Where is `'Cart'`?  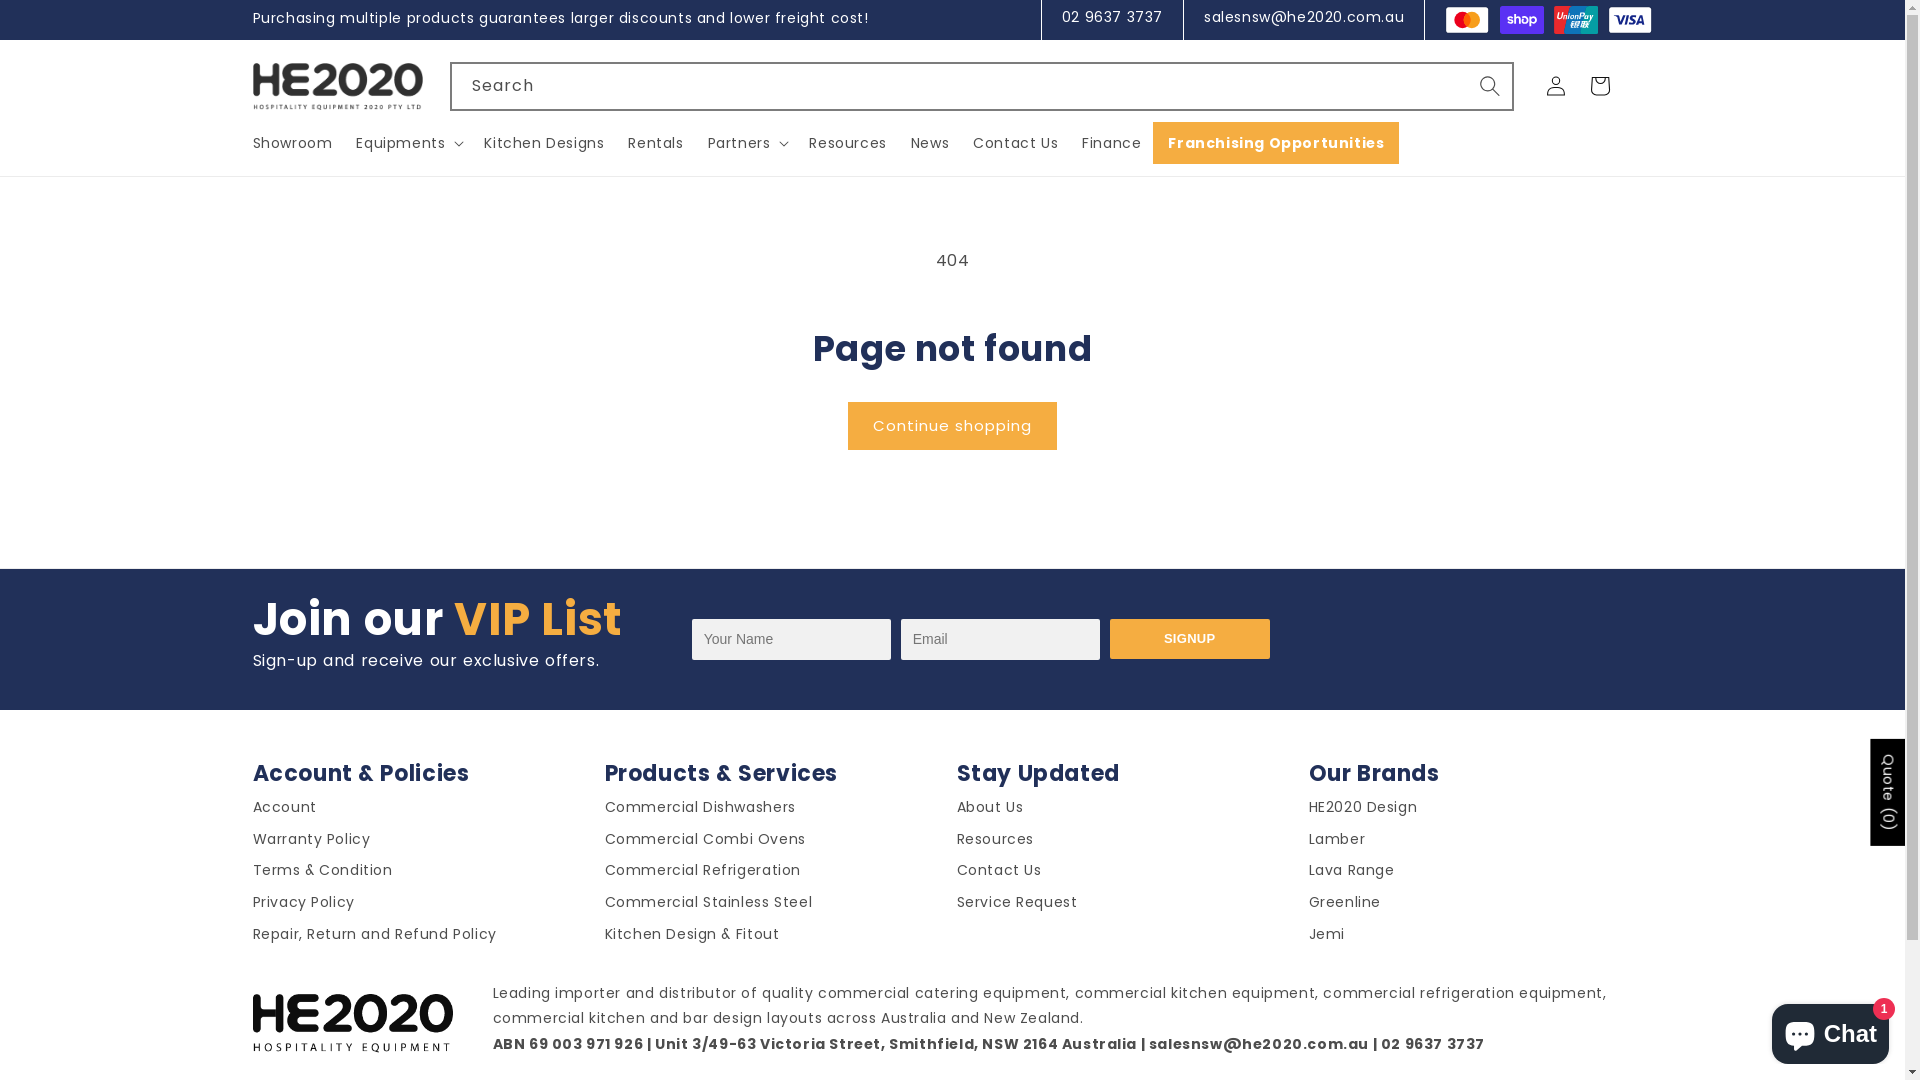 'Cart' is located at coordinates (1598, 84).